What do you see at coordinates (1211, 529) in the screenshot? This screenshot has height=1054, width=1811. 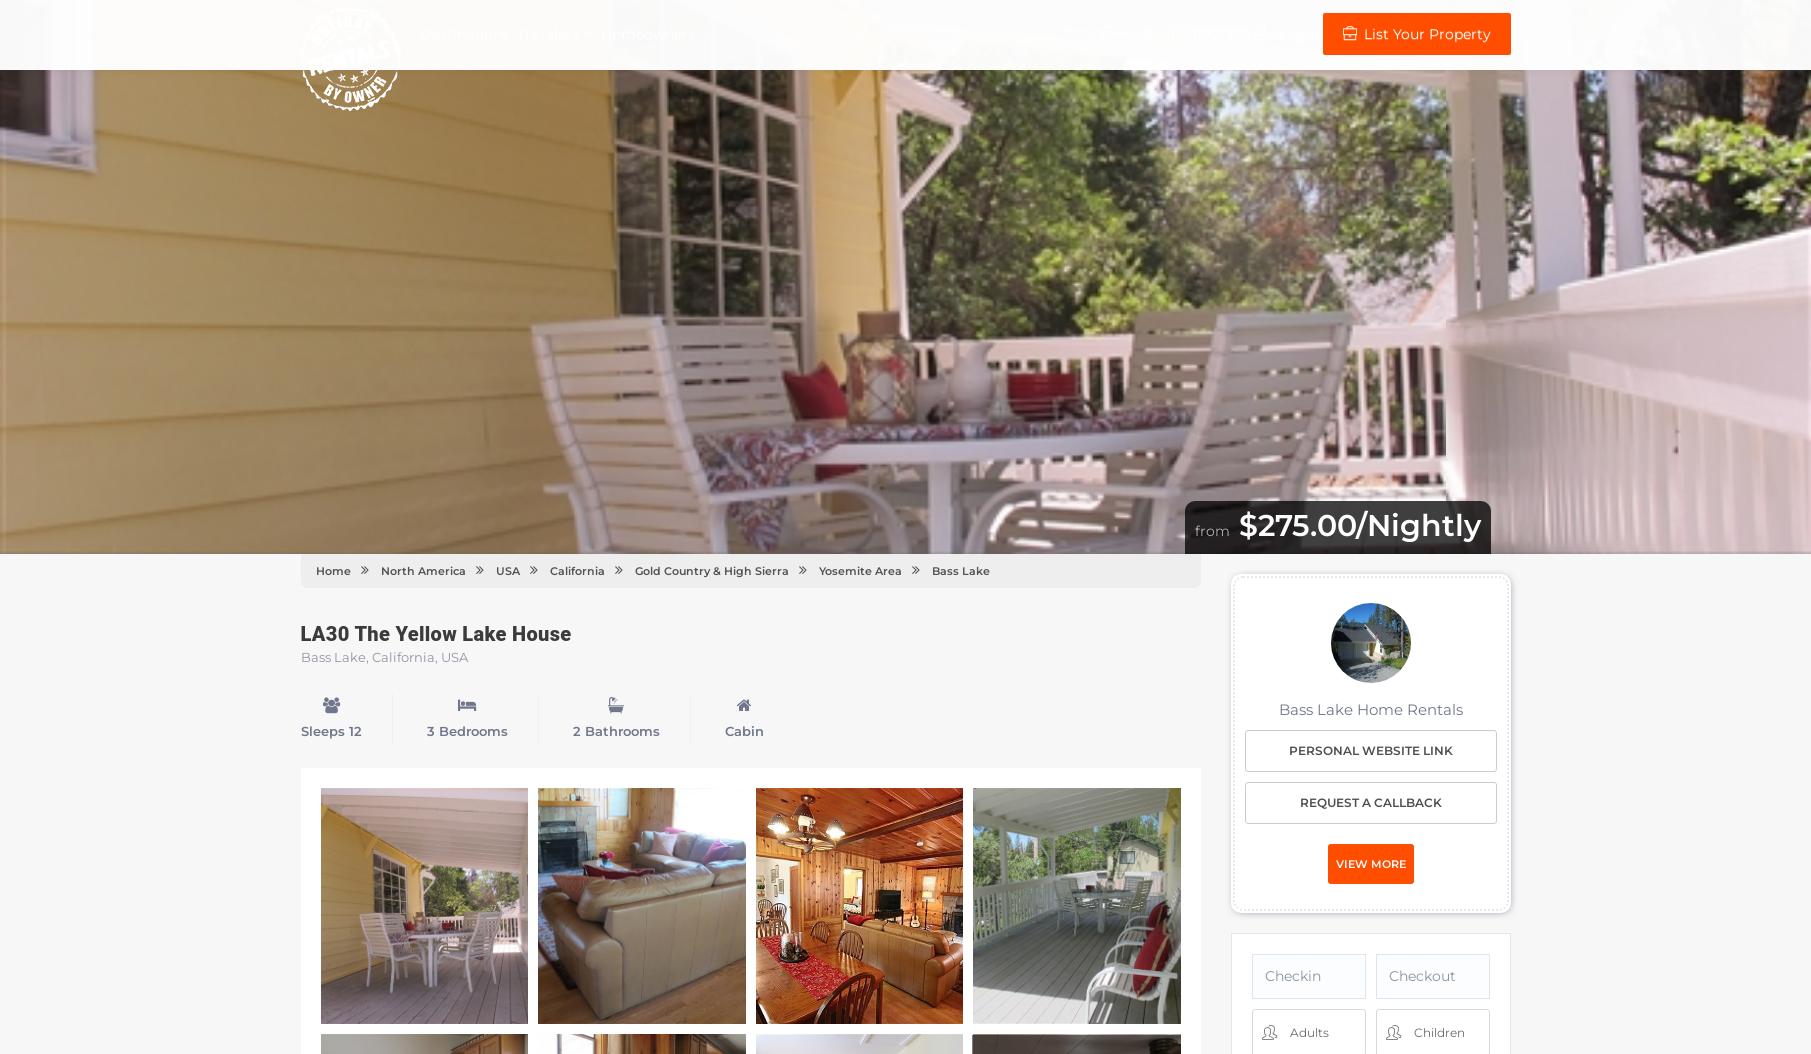 I see `'from'` at bounding box center [1211, 529].